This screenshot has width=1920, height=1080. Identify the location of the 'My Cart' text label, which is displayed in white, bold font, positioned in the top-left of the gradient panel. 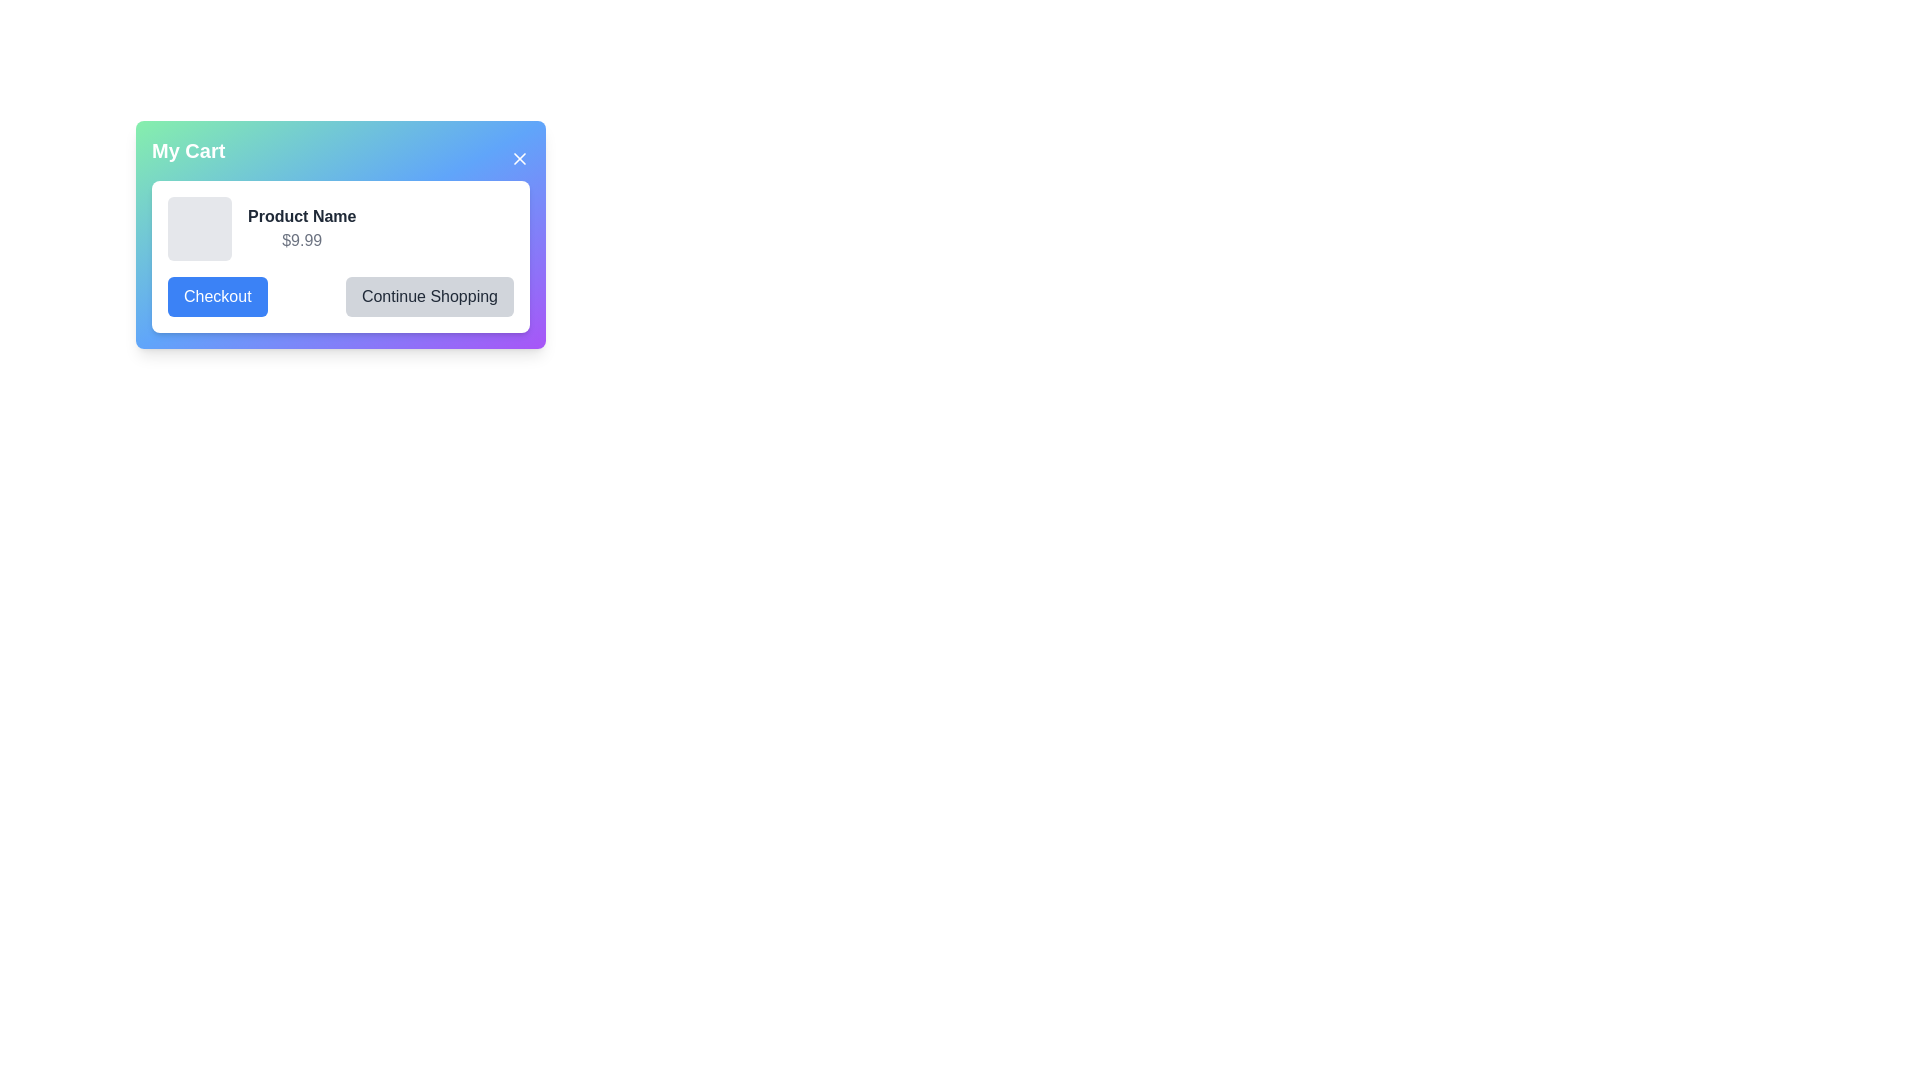
(188, 149).